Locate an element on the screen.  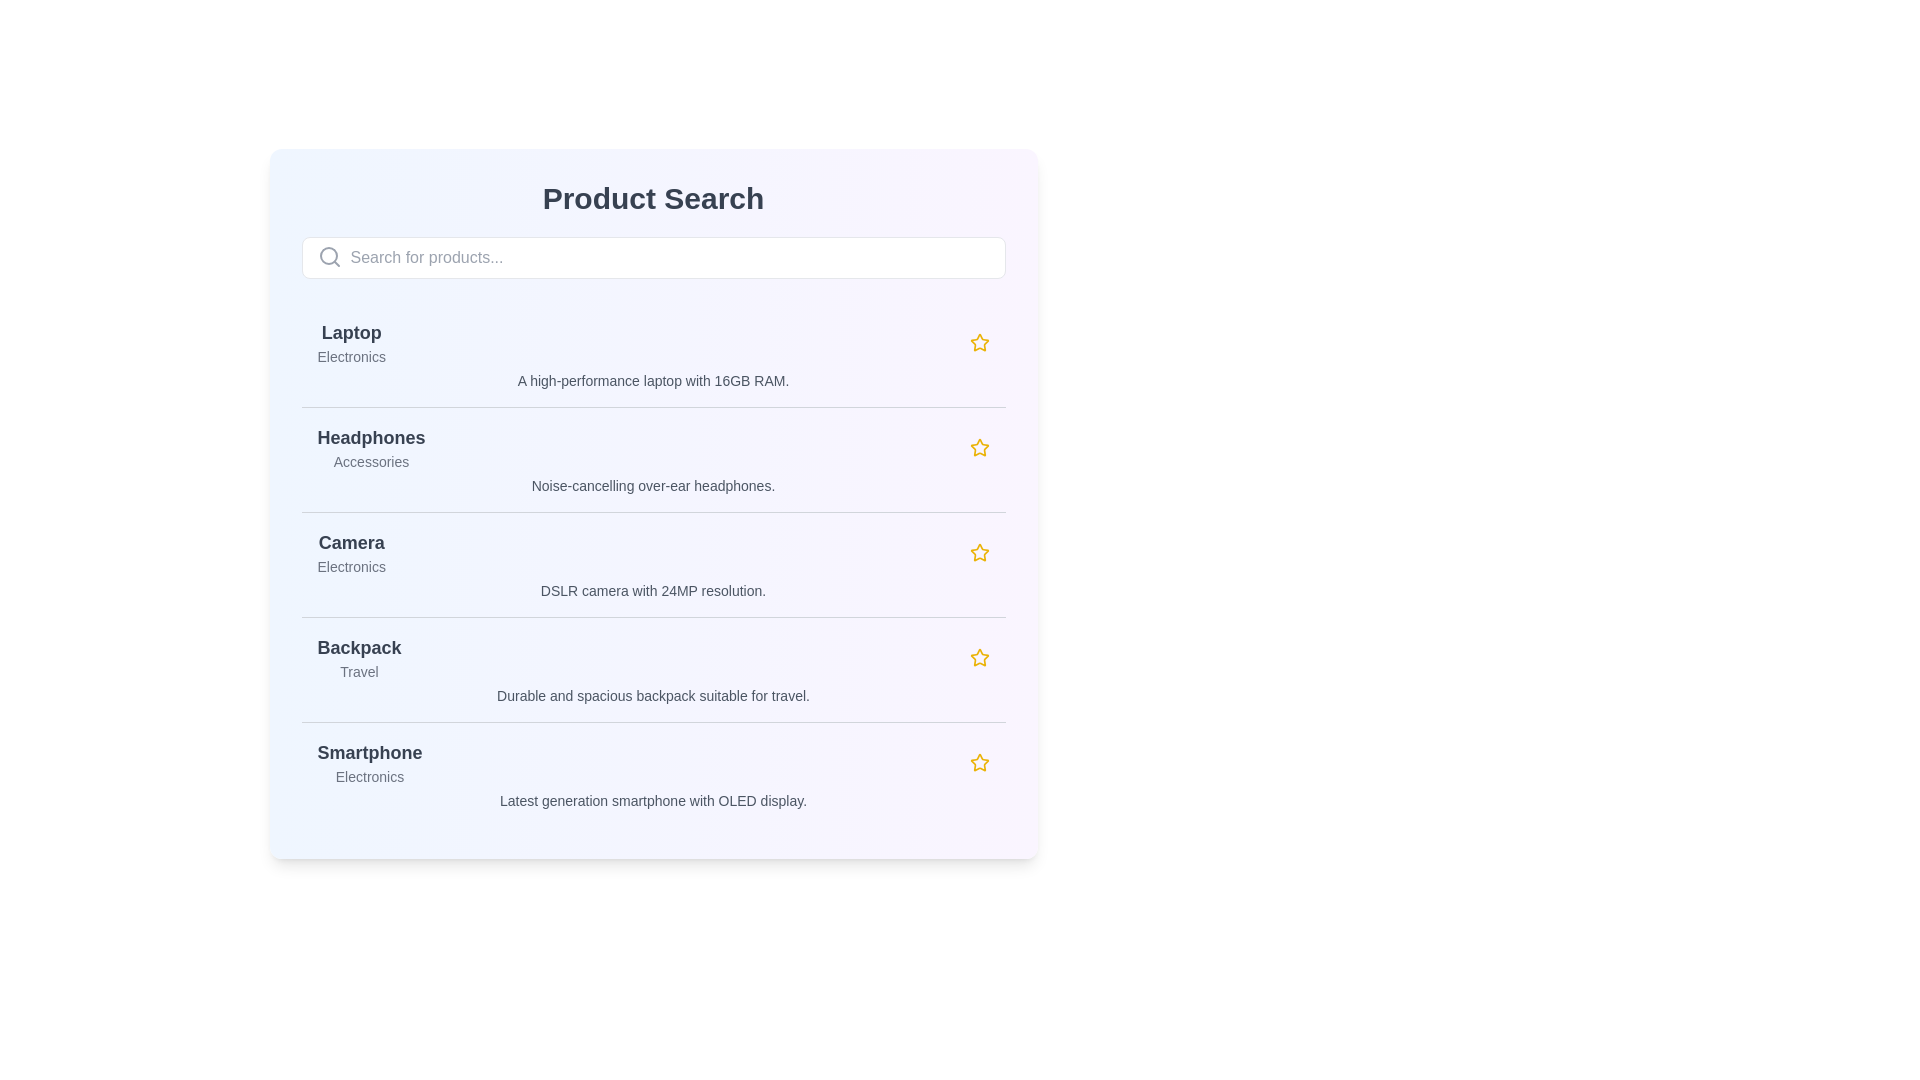
the yellow star icon, which is a rating marker positioned to the far right of the 'Laptop' item description in the product list is located at coordinates (979, 342).